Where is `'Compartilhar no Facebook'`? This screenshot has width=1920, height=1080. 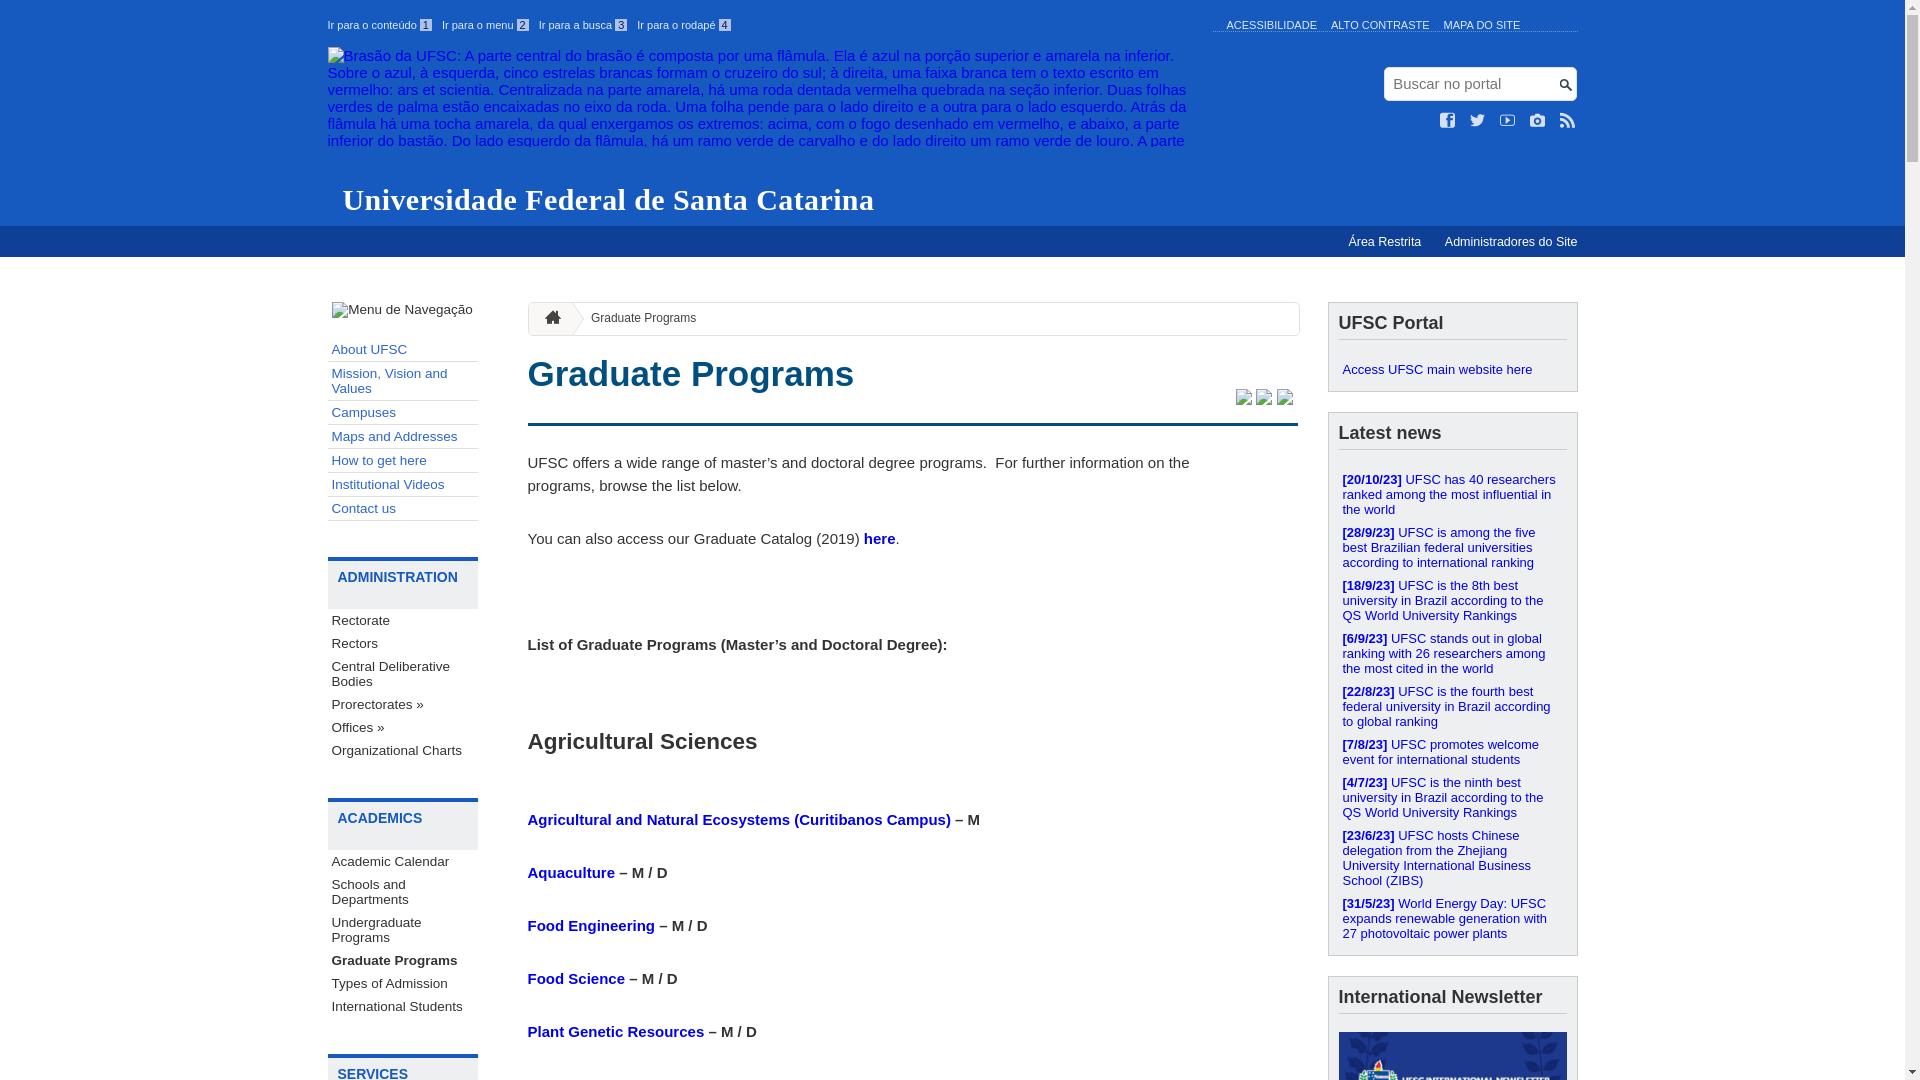 'Compartilhar no Facebook' is located at coordinates (1262, 399).